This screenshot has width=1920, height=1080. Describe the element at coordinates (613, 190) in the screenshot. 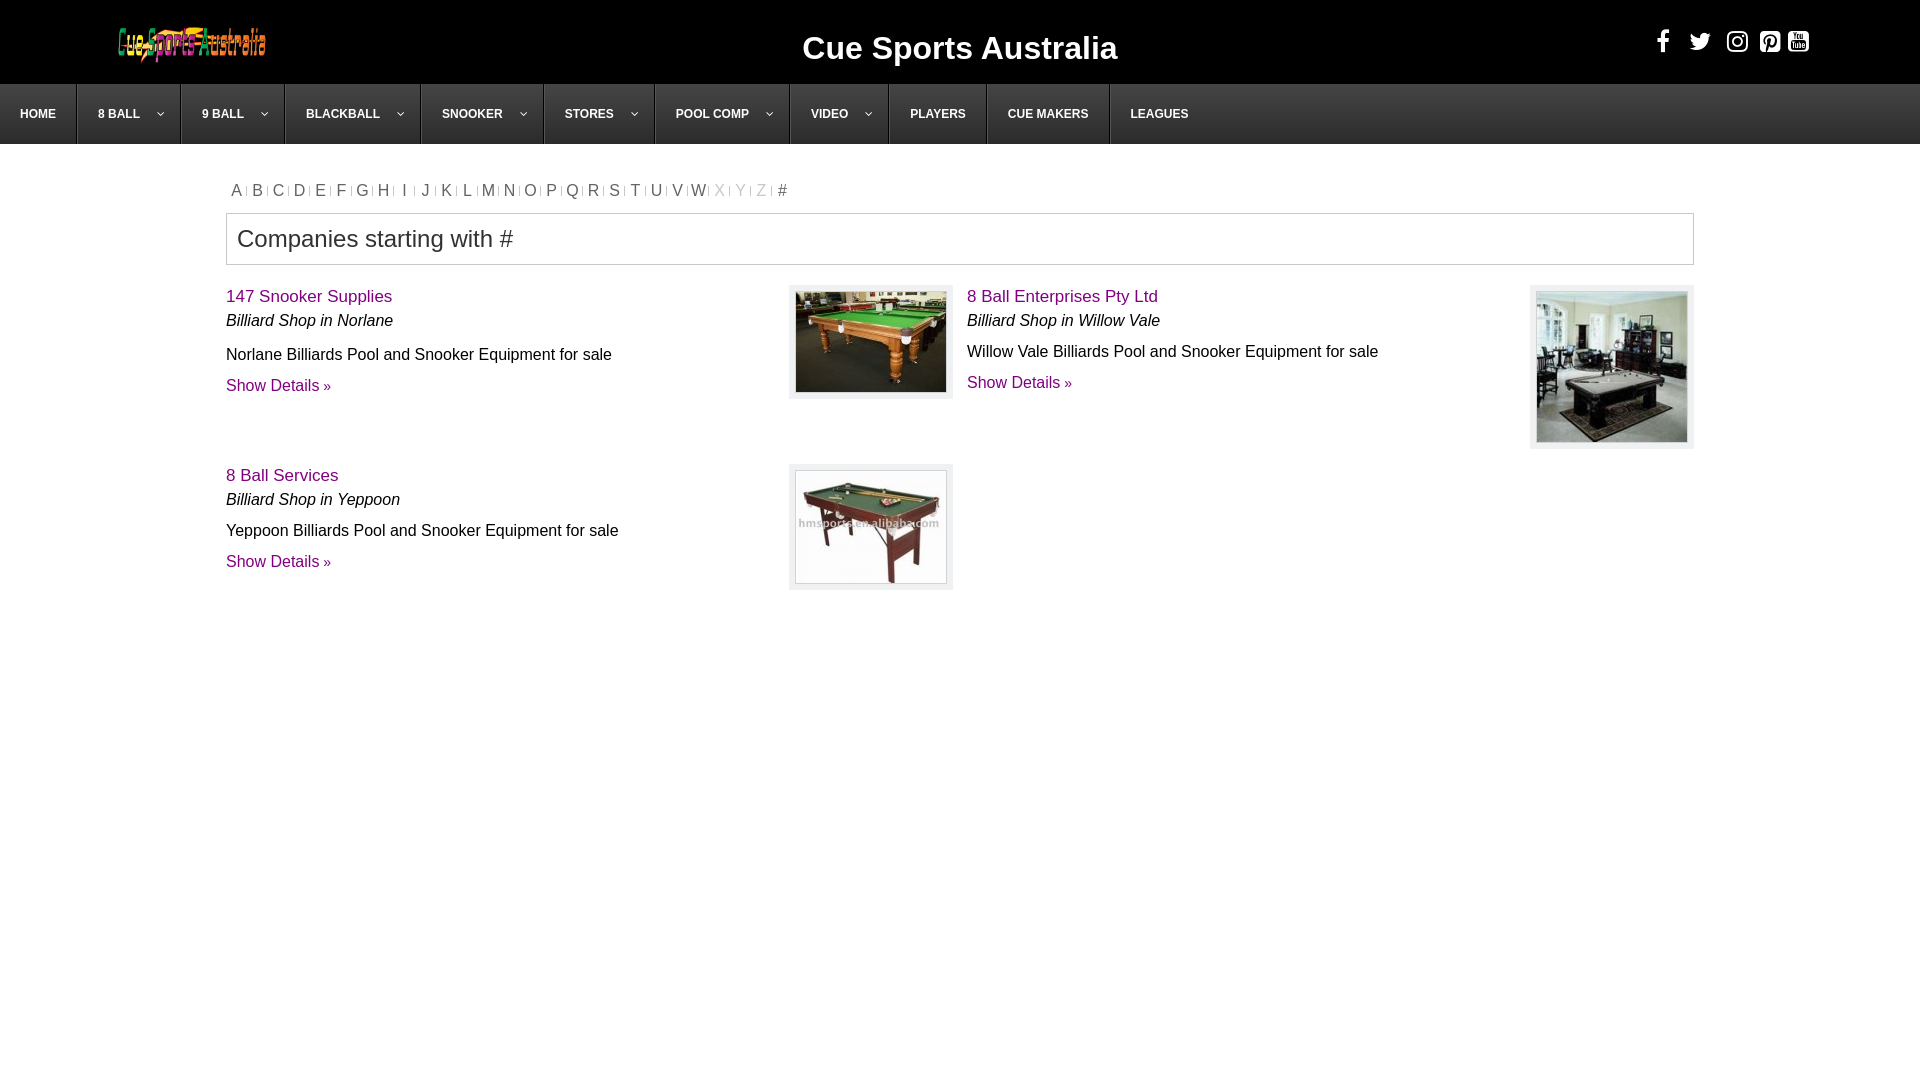

I see `'S'` at that location.